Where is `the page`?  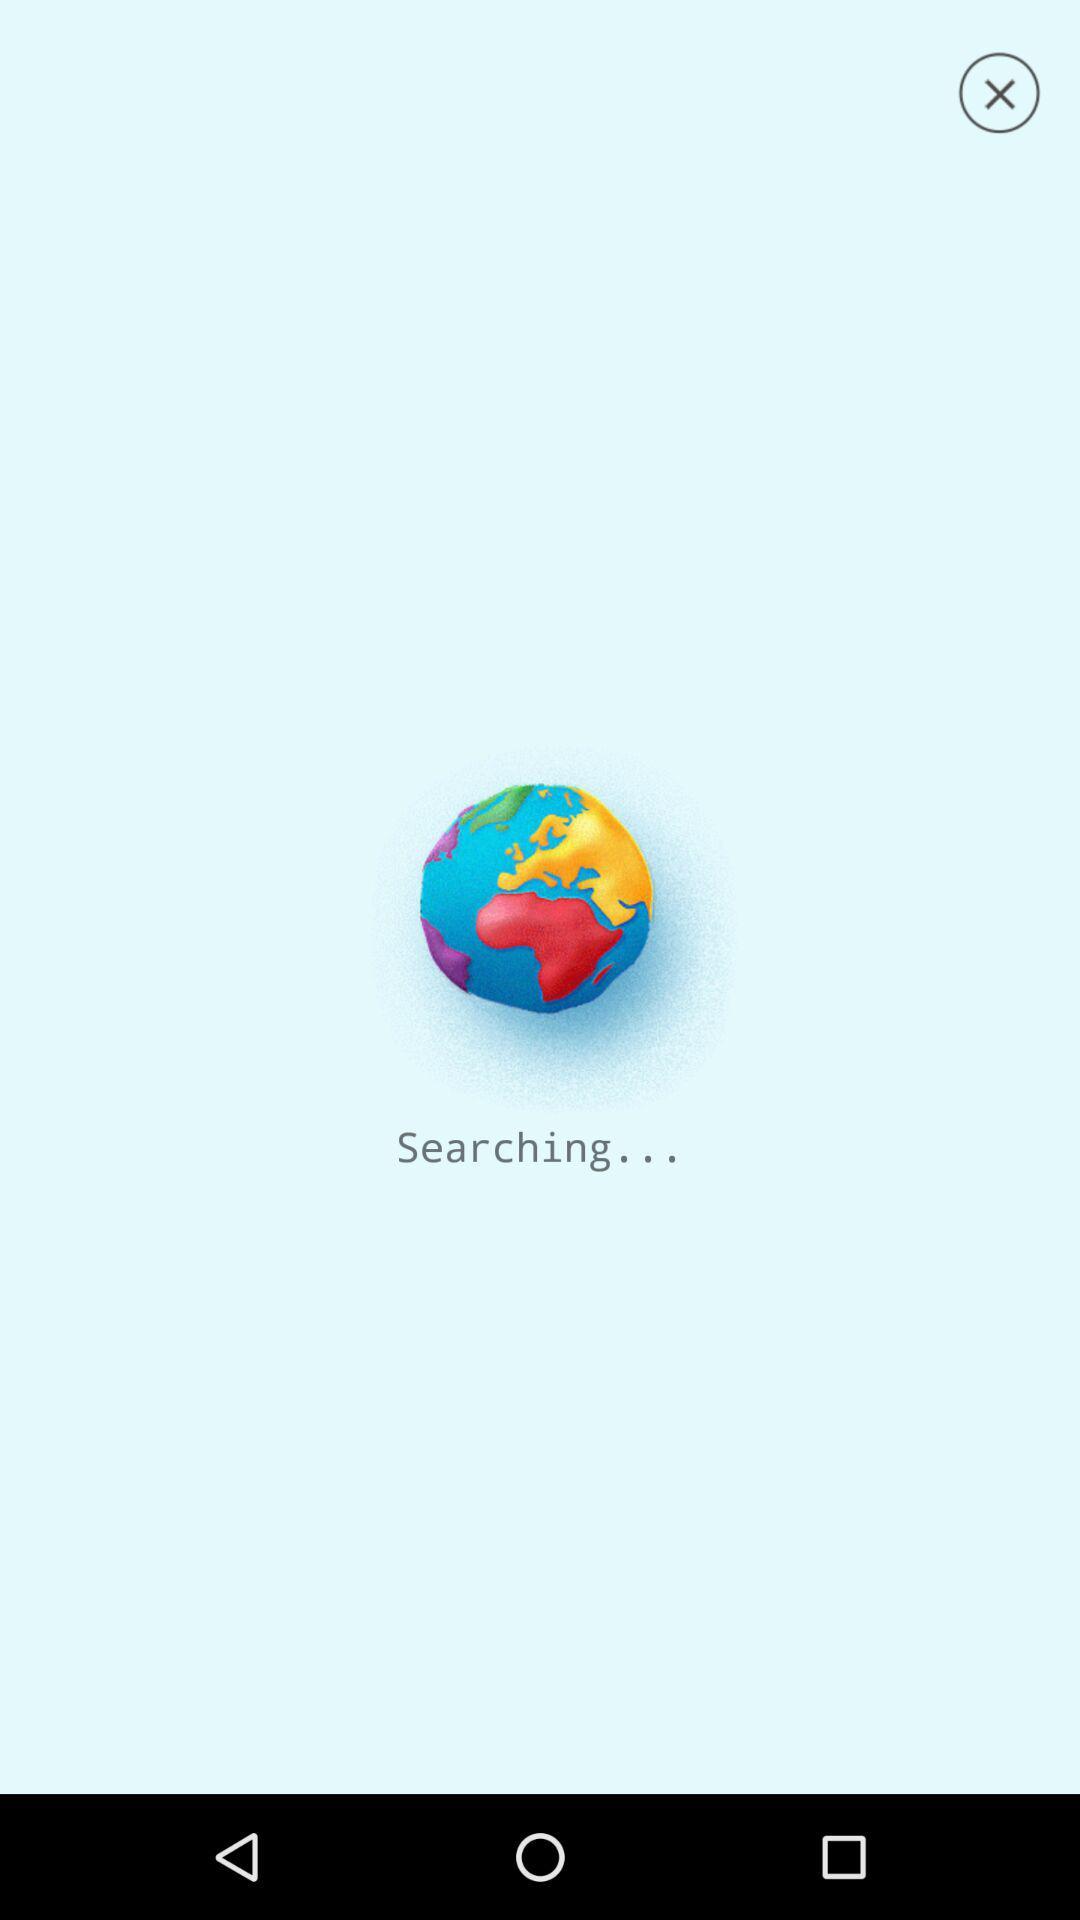 the page is located at coordinates (999, 92).